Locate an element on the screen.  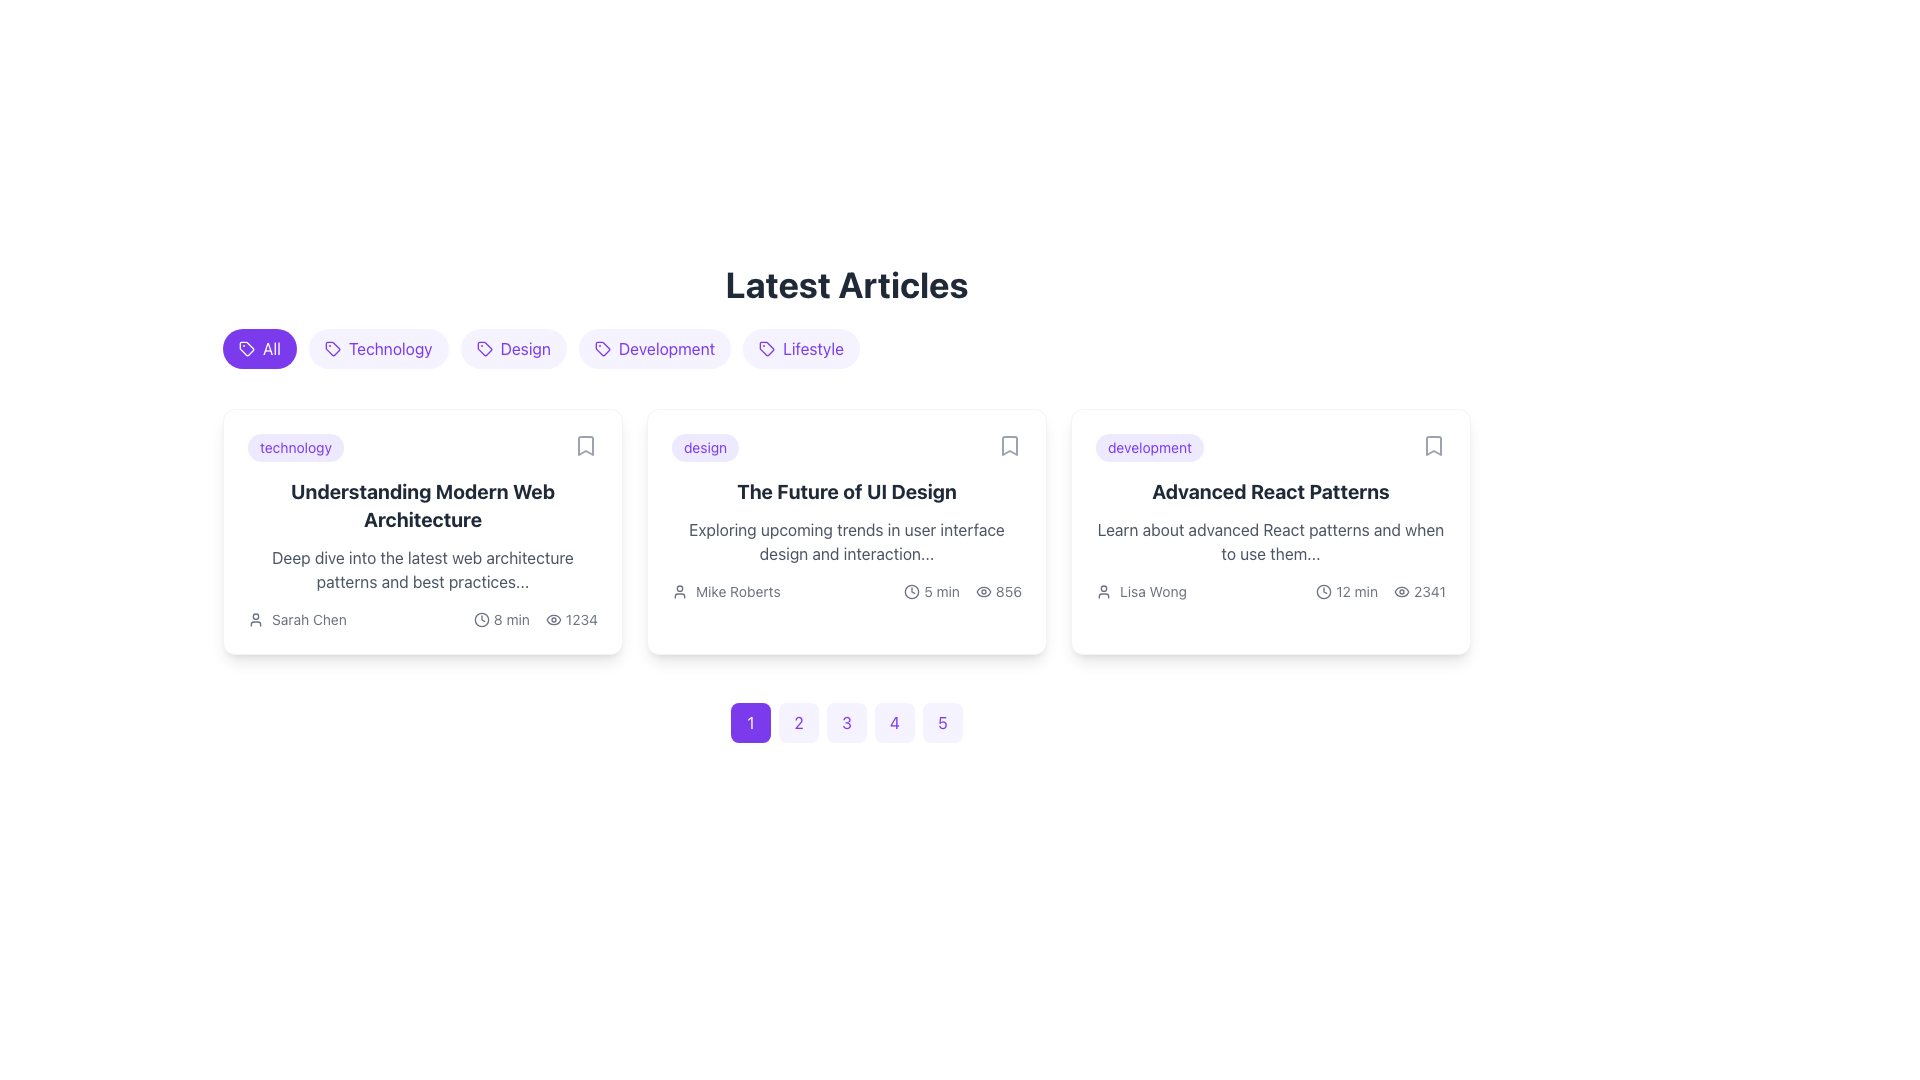
the purple button labeled 'All' with a tag icon on the left is located at coordinates (258, 347).